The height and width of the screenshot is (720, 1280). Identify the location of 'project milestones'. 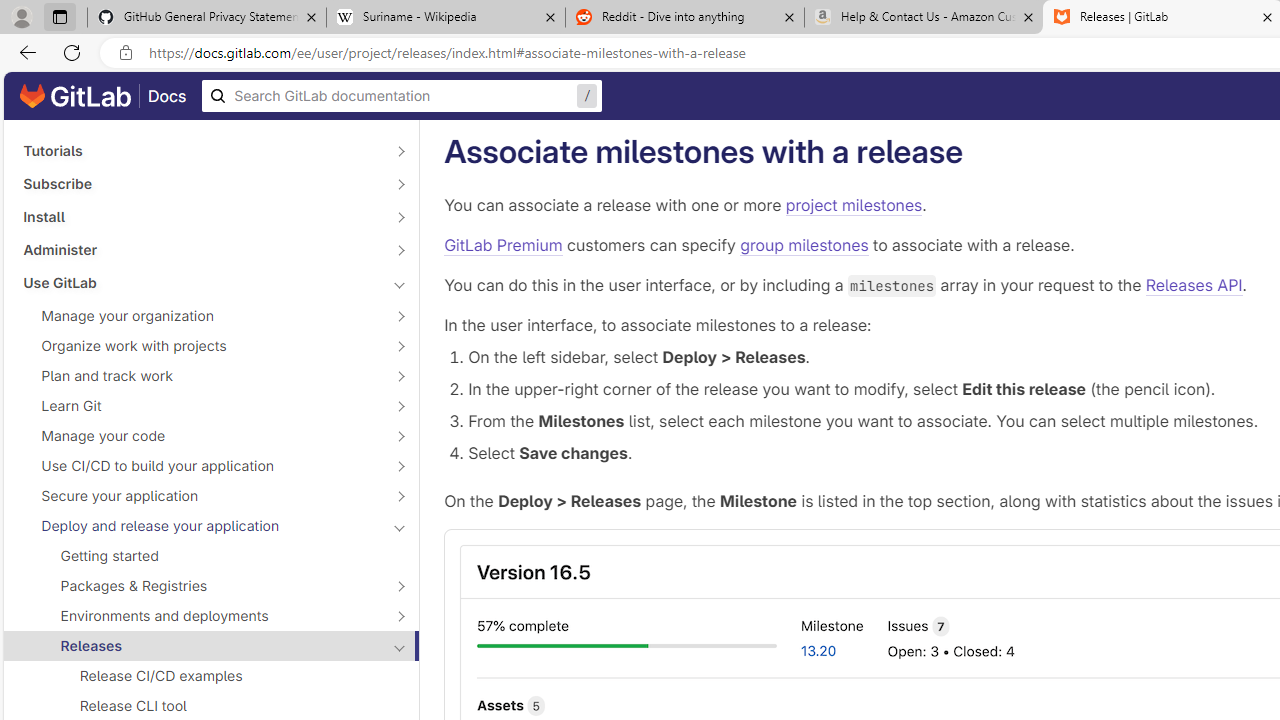
(853, 204).